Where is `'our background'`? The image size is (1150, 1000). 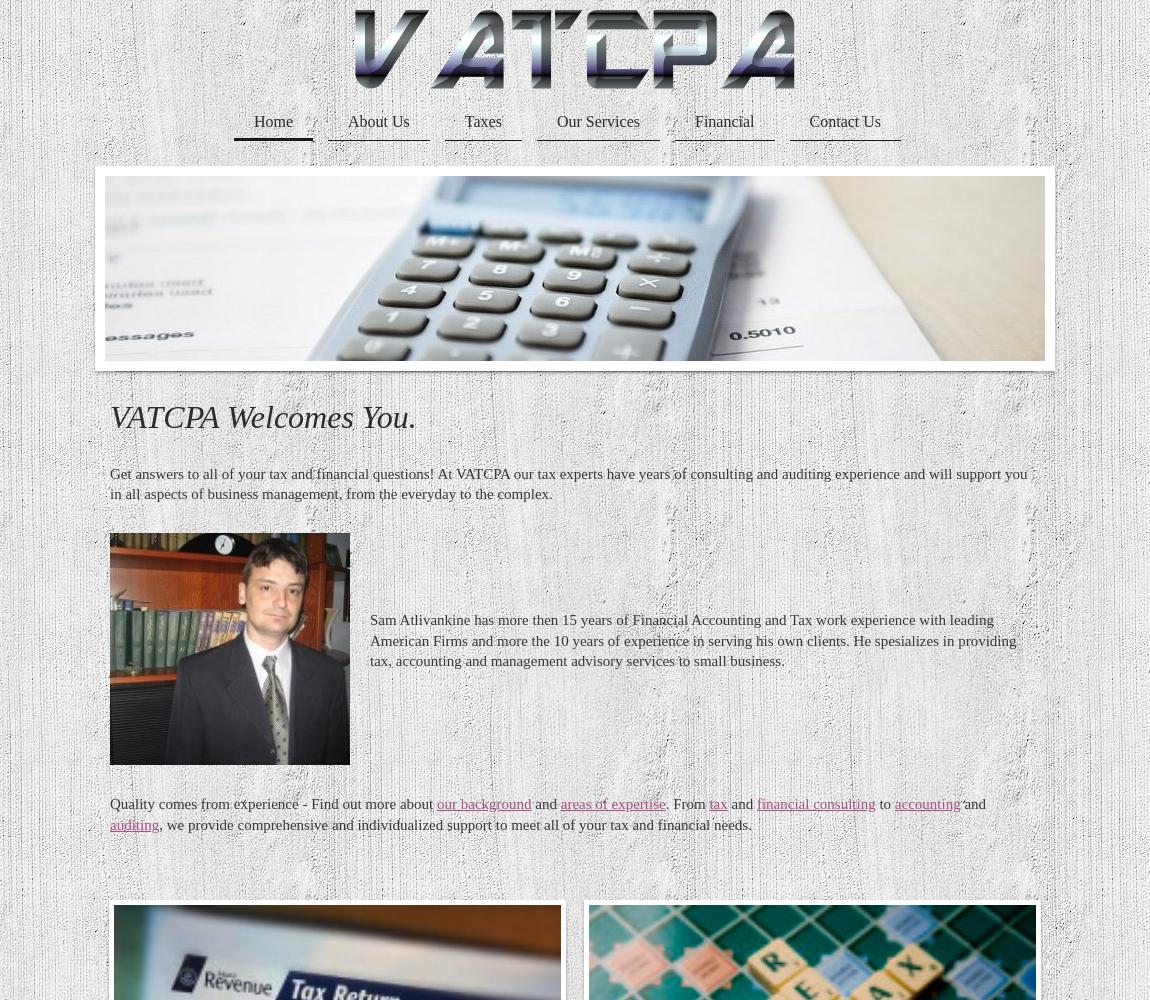
'our background' is located at coordinates (484, 804).